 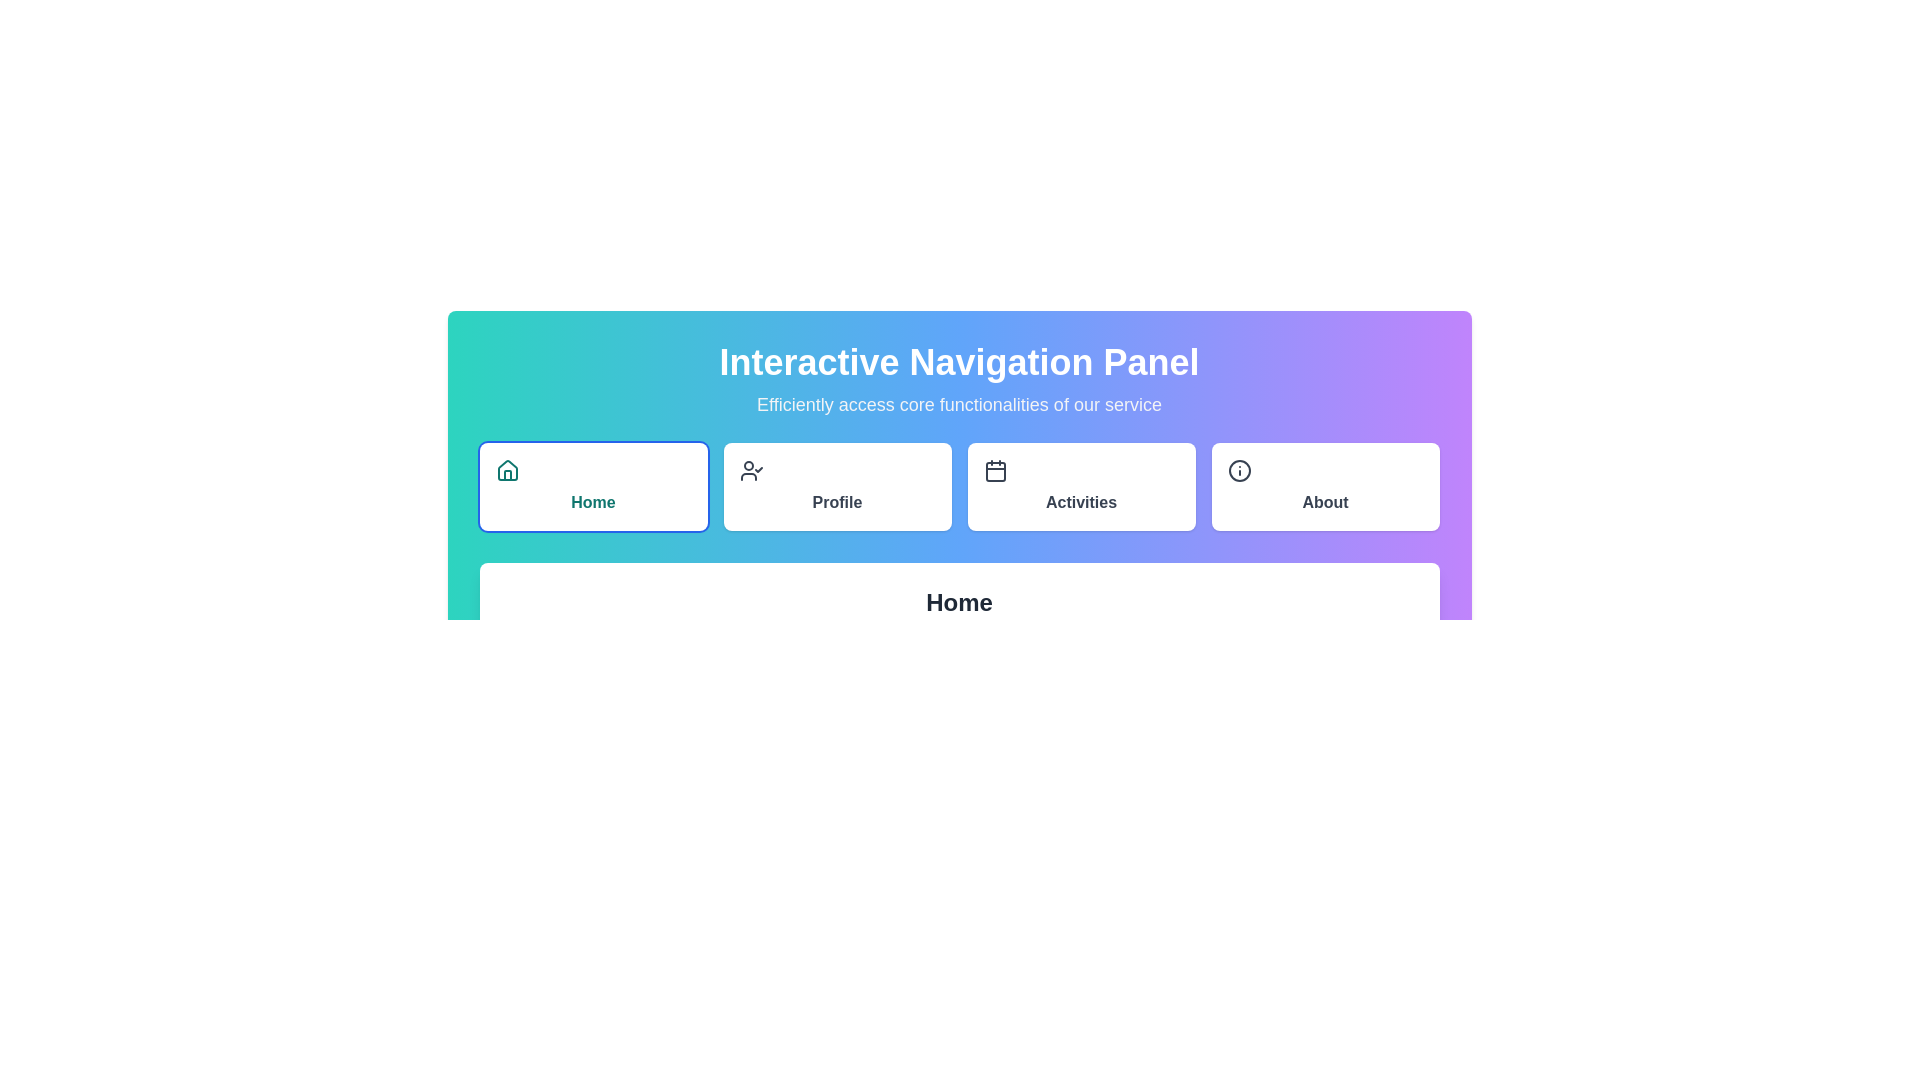 I want to click on the profile management icon located within the 'Profile' button, the second option in the horizontal navigation bar, so click(x=750, y=470).